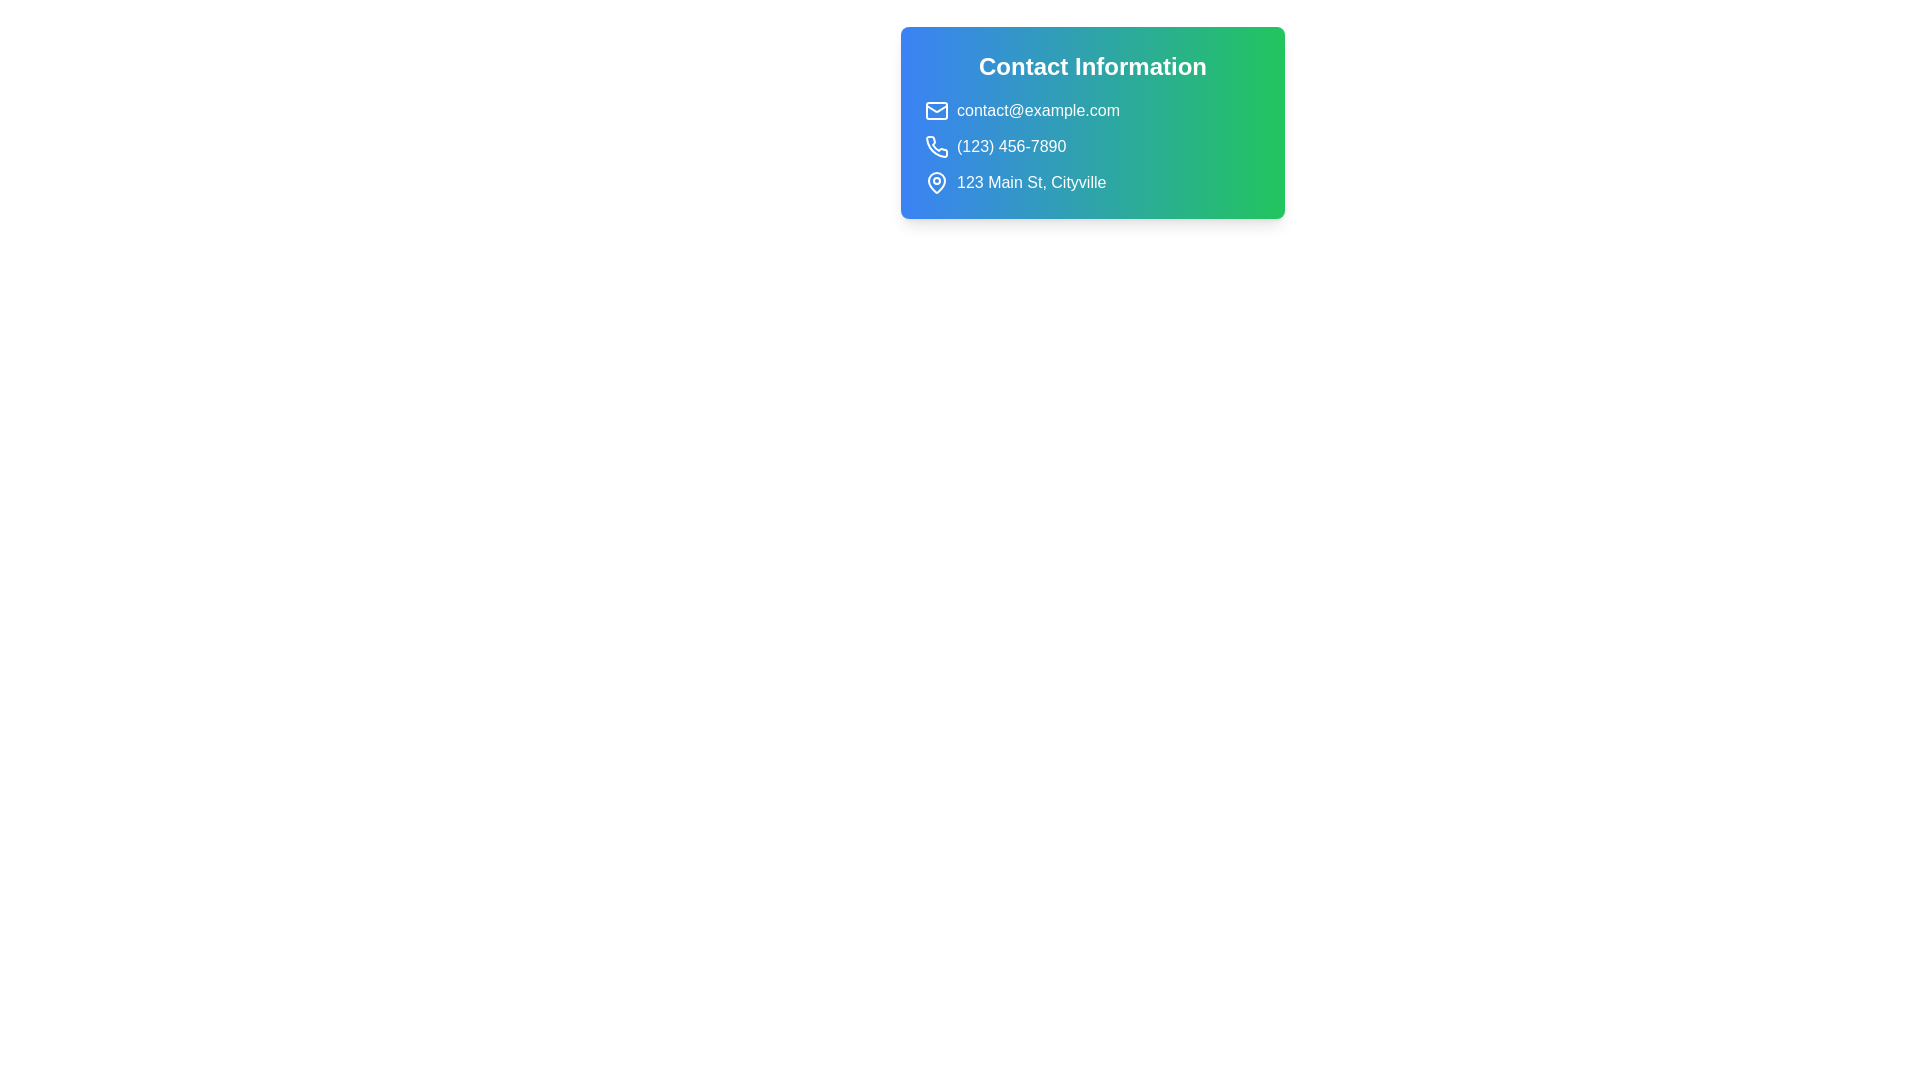  Describe the element at coordinates (1037, 111) in the screenshot. I see `the text display element that shows the email address for copying it, located within the 'Contact Information' card and positioned to the right of the email icon` at that location.